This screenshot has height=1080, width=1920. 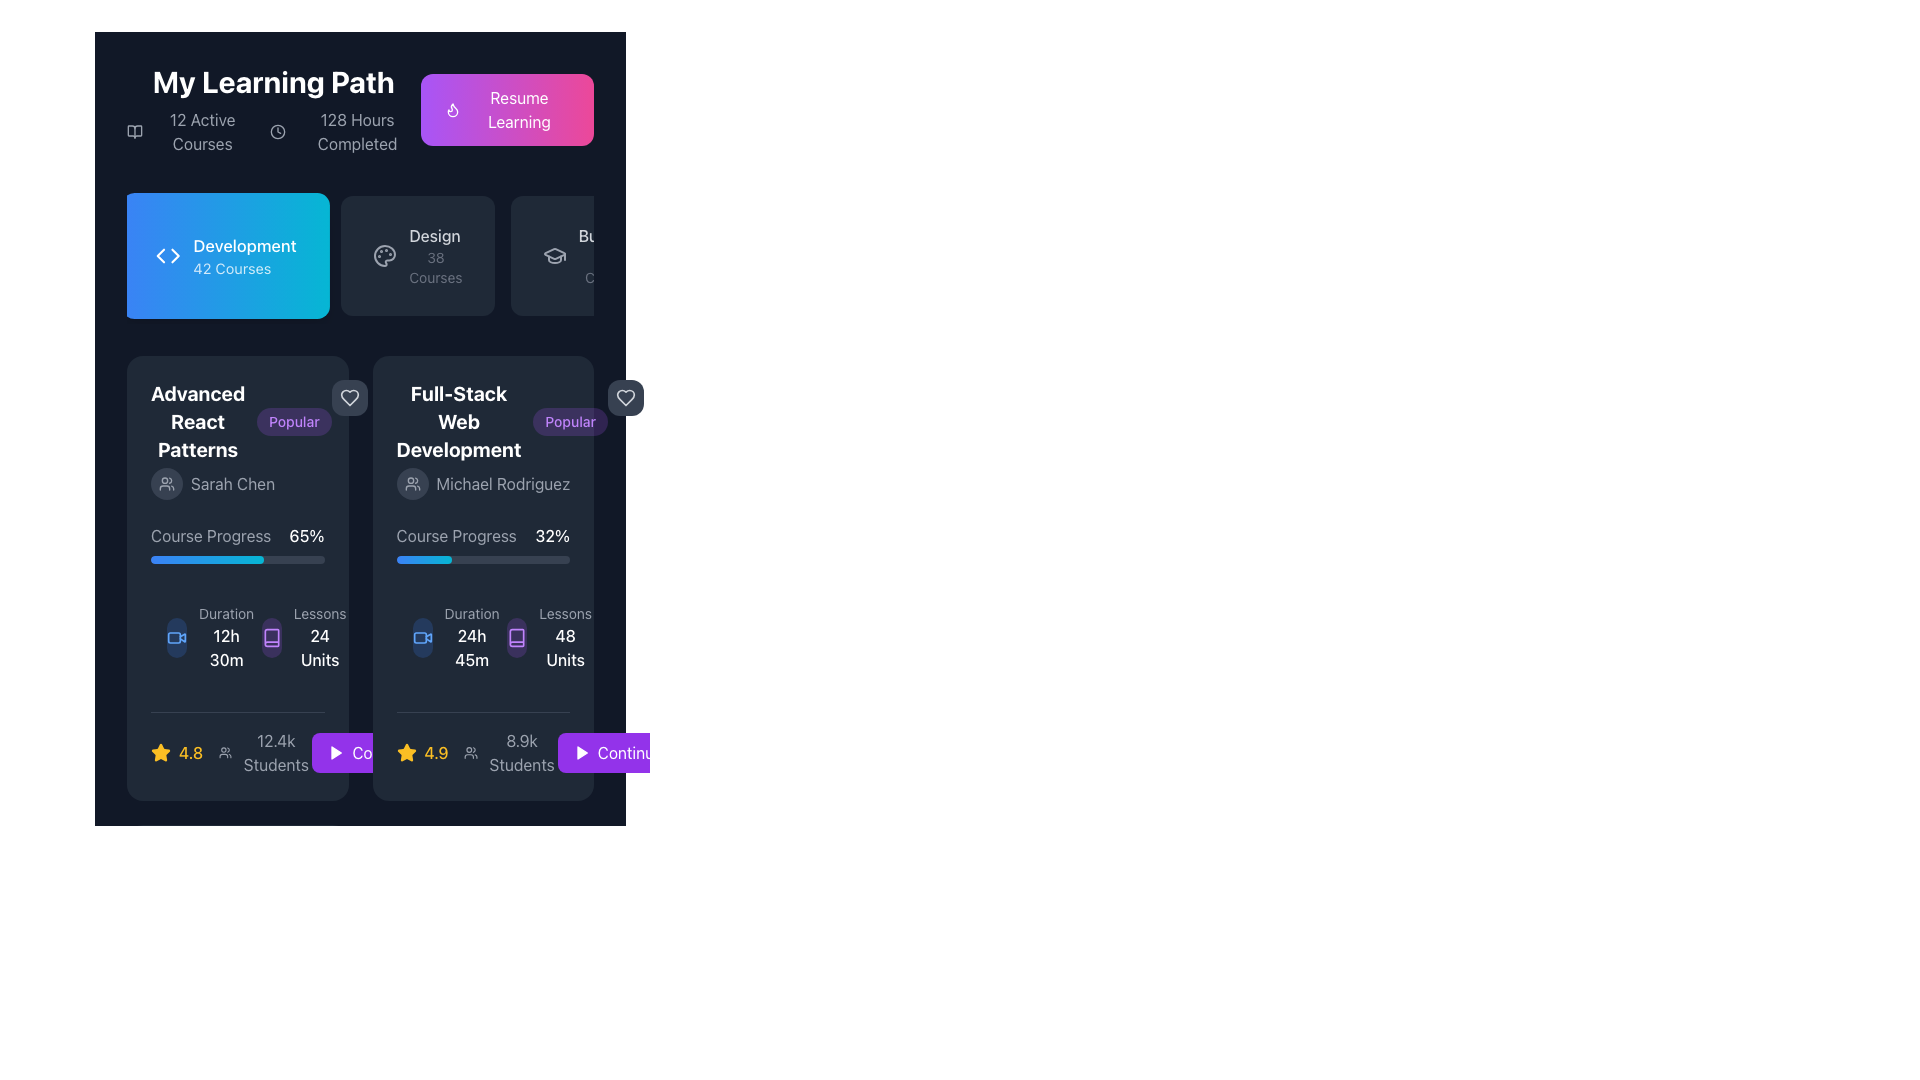 What do you see at coordinates (336, 752) in the screenshot?
I see `the play icon, which is a purple triangle pointing right, located within the 'Continue' button at the bottom-right of the interface` at bounding box center [336, 752].